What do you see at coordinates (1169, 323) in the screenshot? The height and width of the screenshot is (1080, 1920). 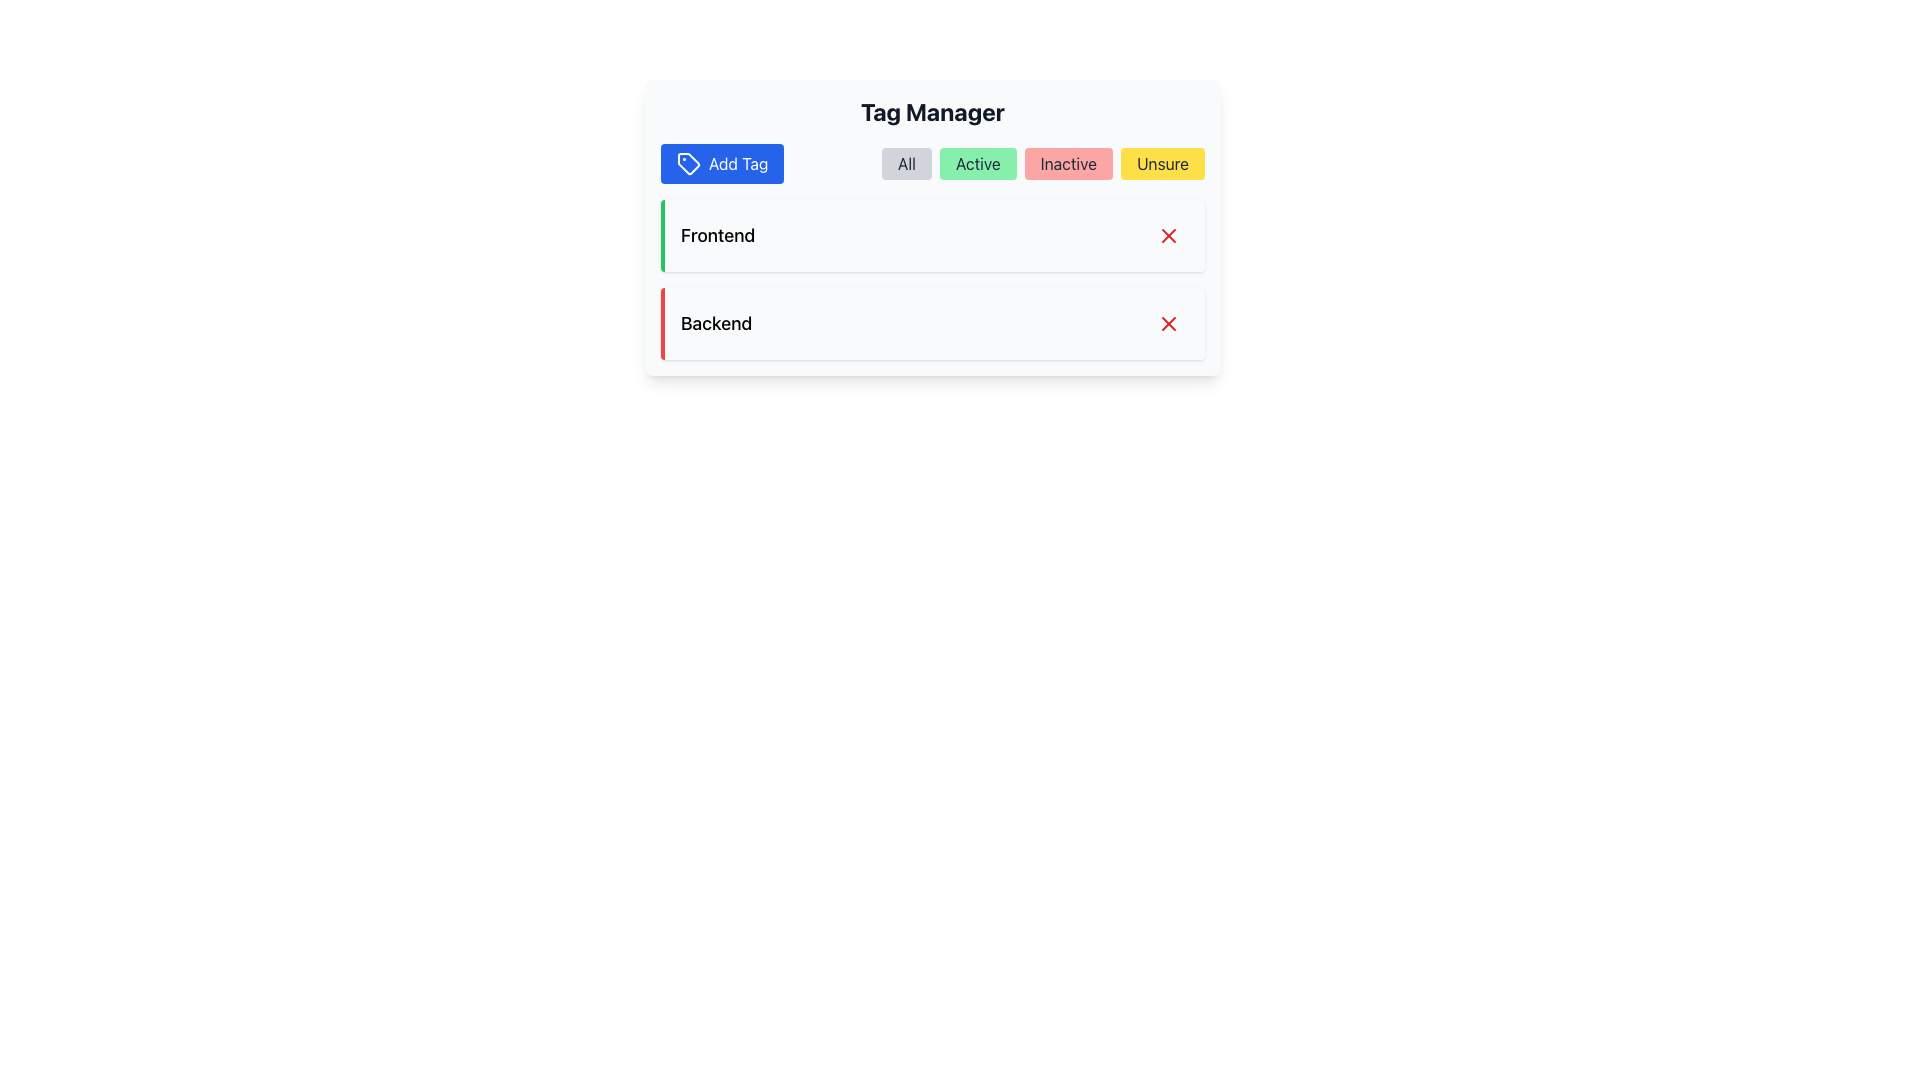 I see `the delete or close button located on the far-right of the row labeled 'Backend' to potentially see a tooltip` at bounding box center [1169, 323].